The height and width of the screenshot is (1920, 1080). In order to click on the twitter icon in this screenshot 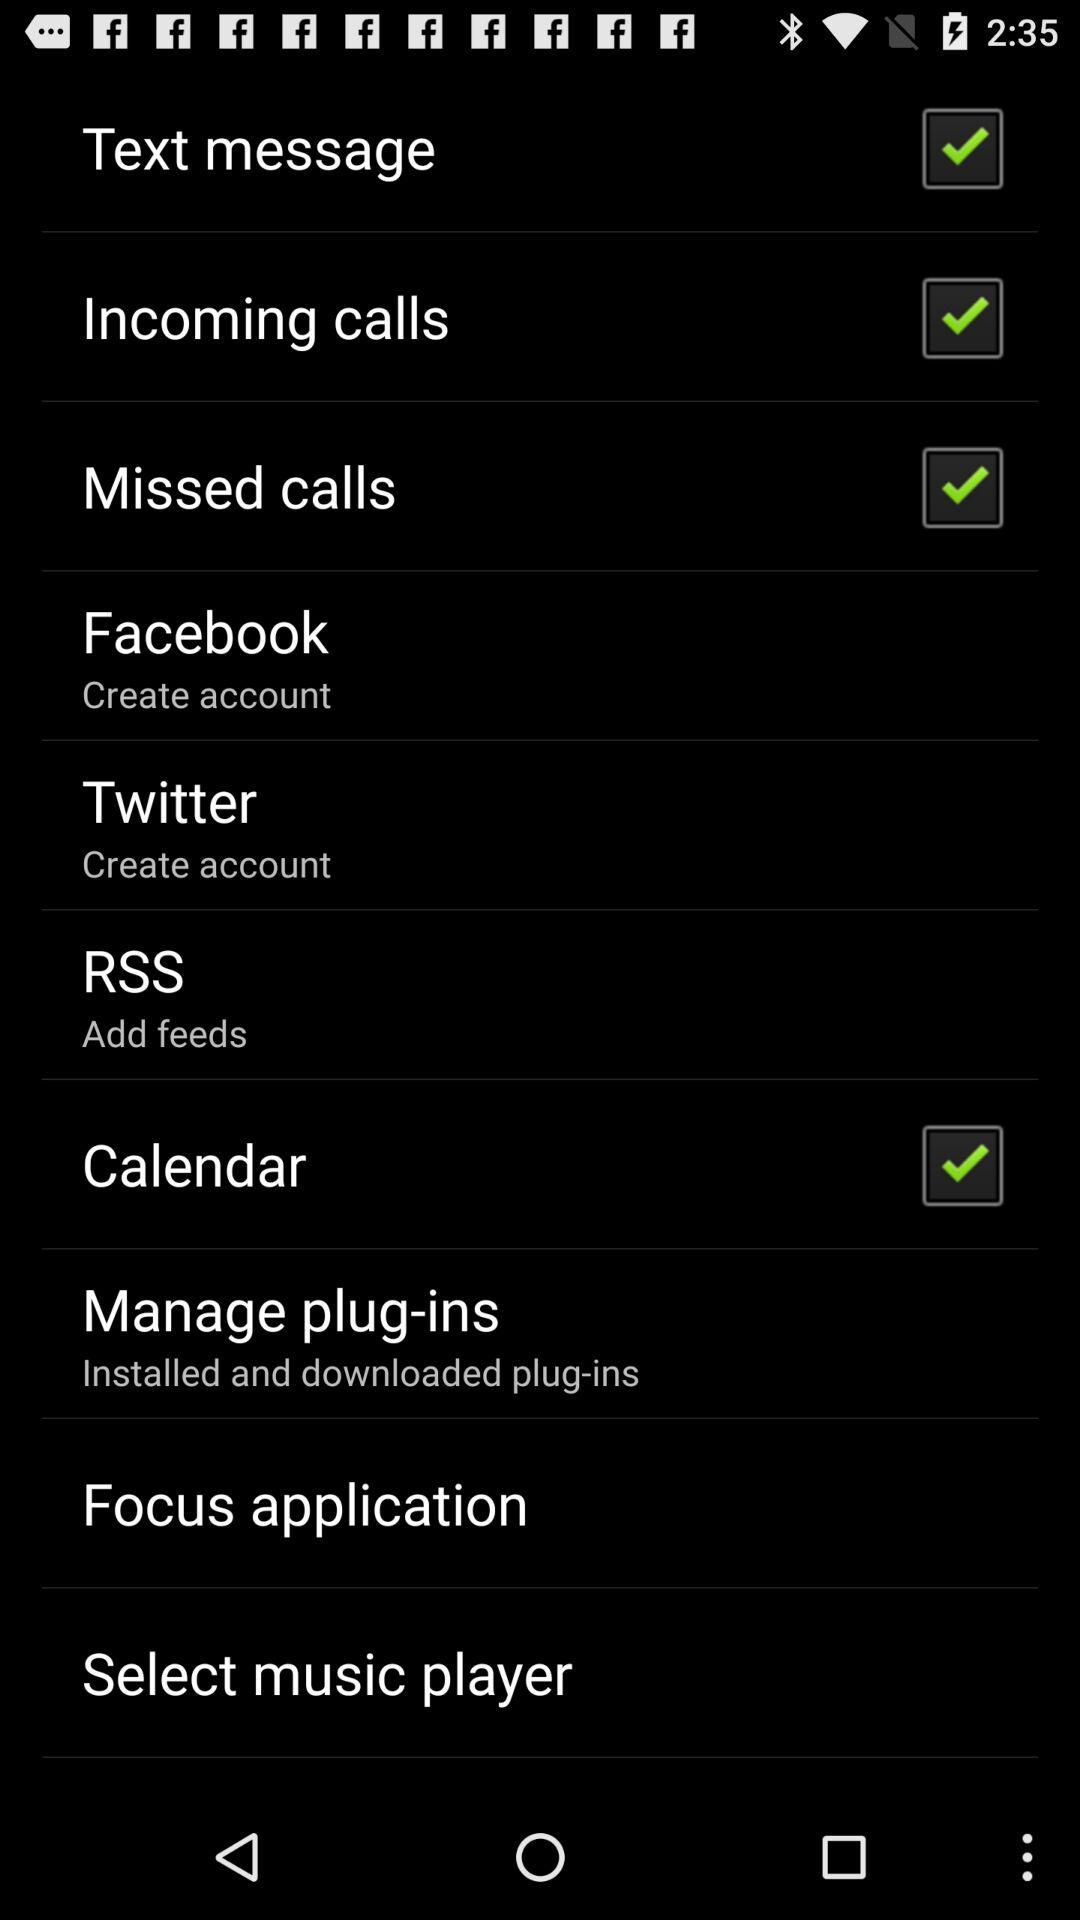, I will do `click(168, 798)`.